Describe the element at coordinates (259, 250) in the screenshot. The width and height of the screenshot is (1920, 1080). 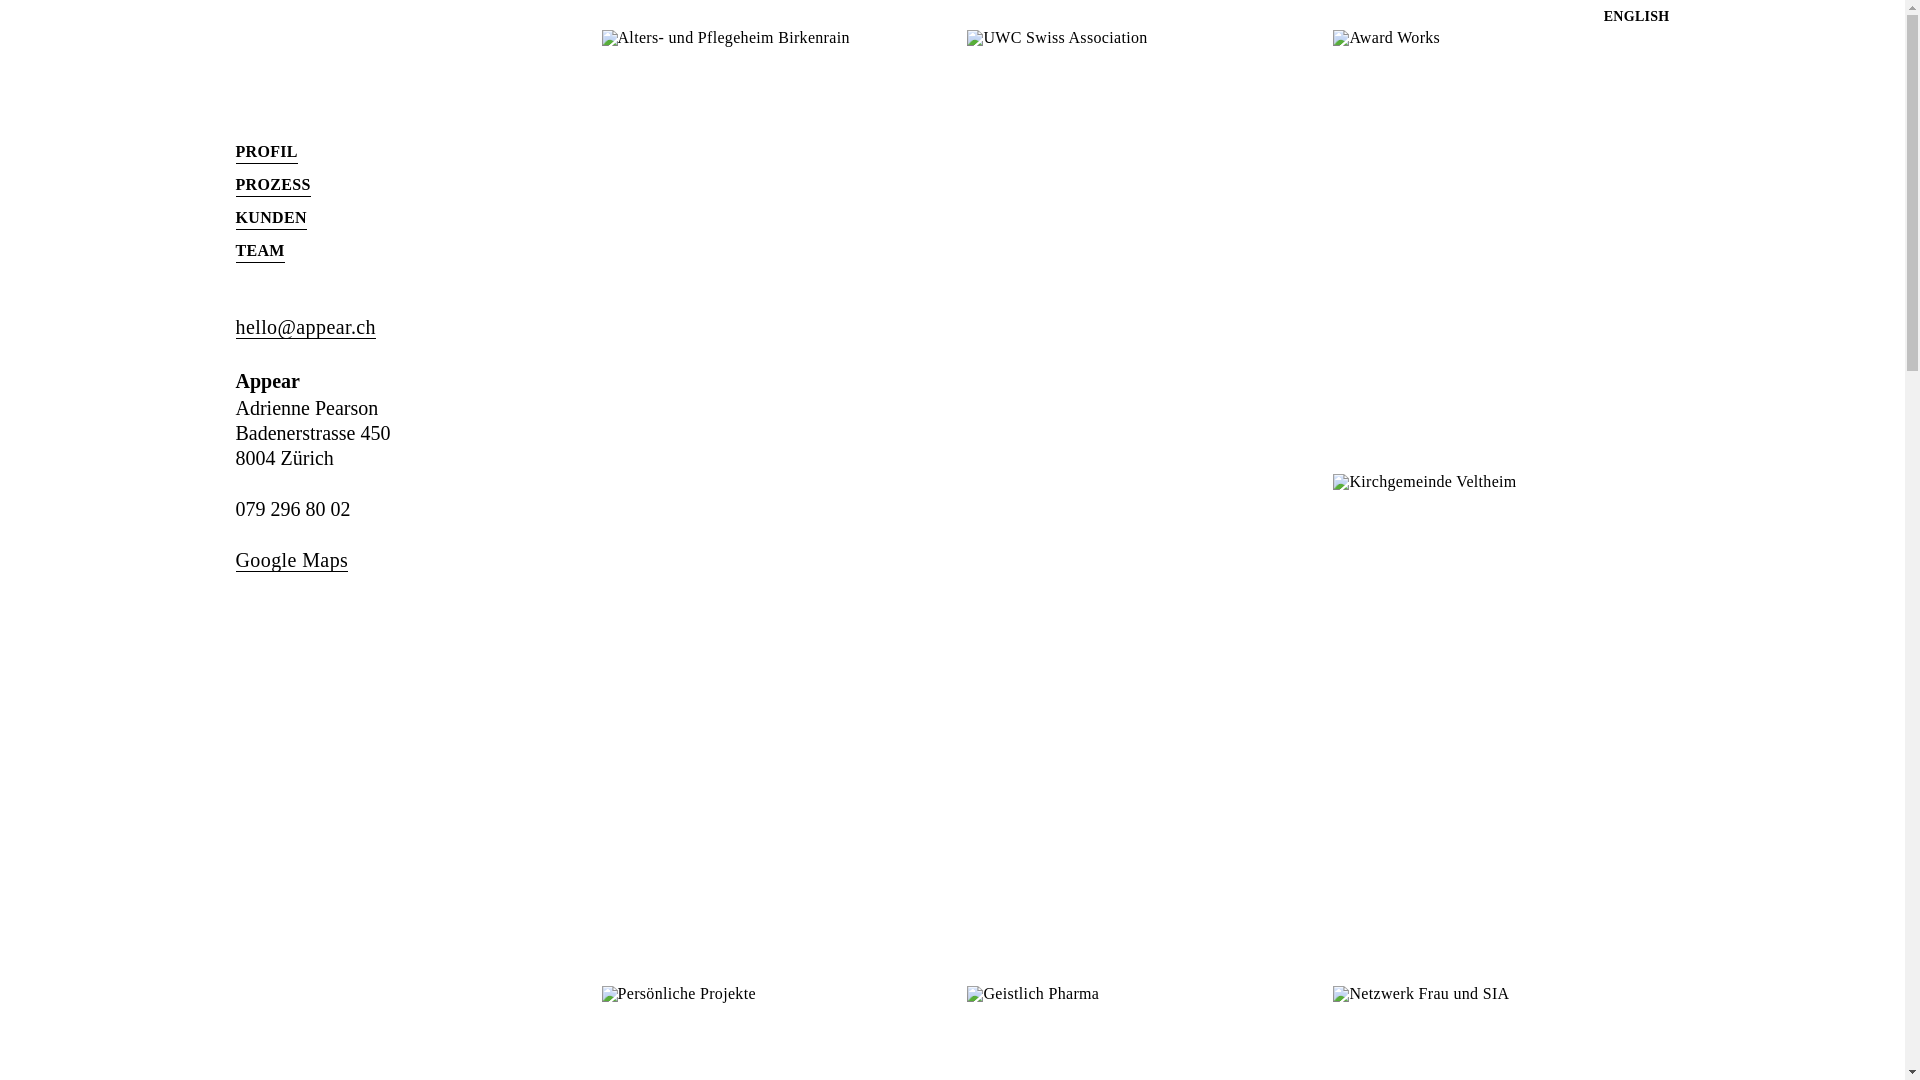
I see `'TEAM'` at that location.